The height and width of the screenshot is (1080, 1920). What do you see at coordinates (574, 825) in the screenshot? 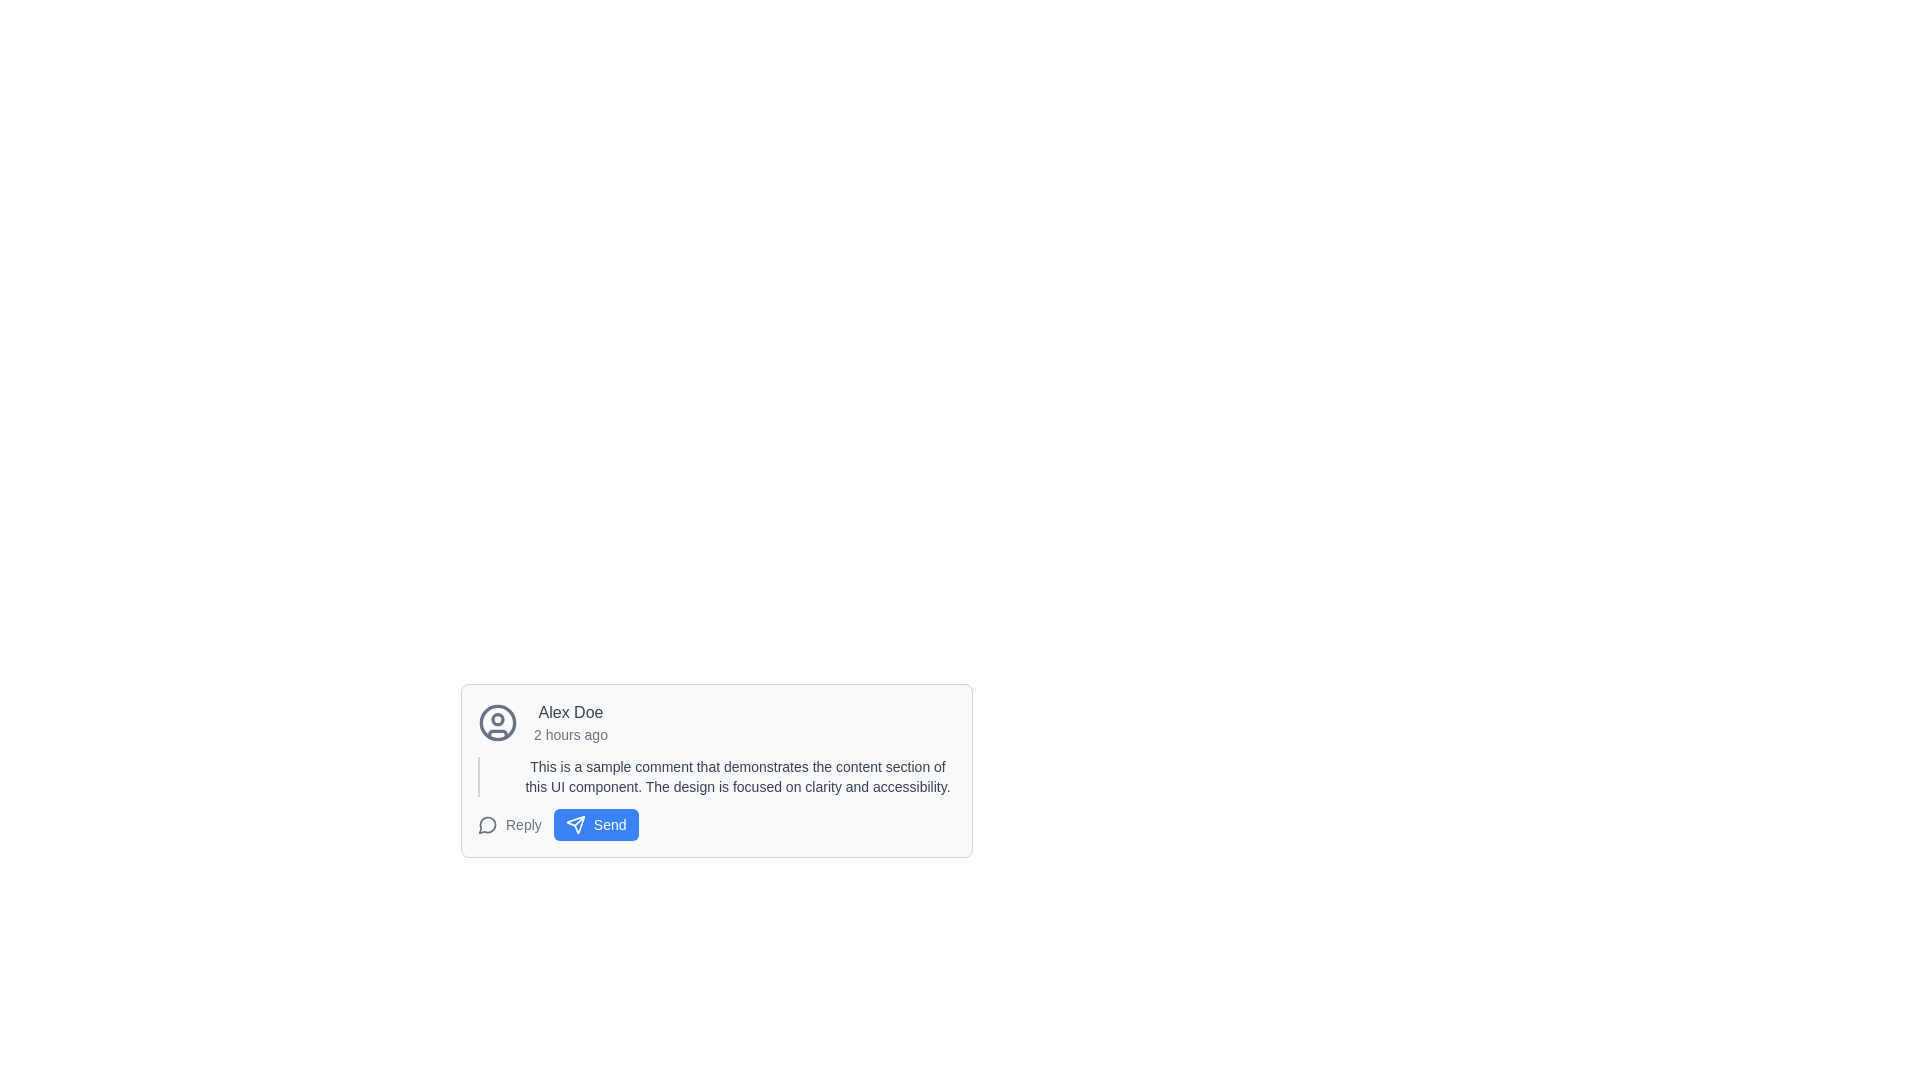
I see `the 'Send' button icon, which is located at the bottom right corner of the comment component, to visually suggest the action of sending a message or comment` at bounding box center [574, 825].